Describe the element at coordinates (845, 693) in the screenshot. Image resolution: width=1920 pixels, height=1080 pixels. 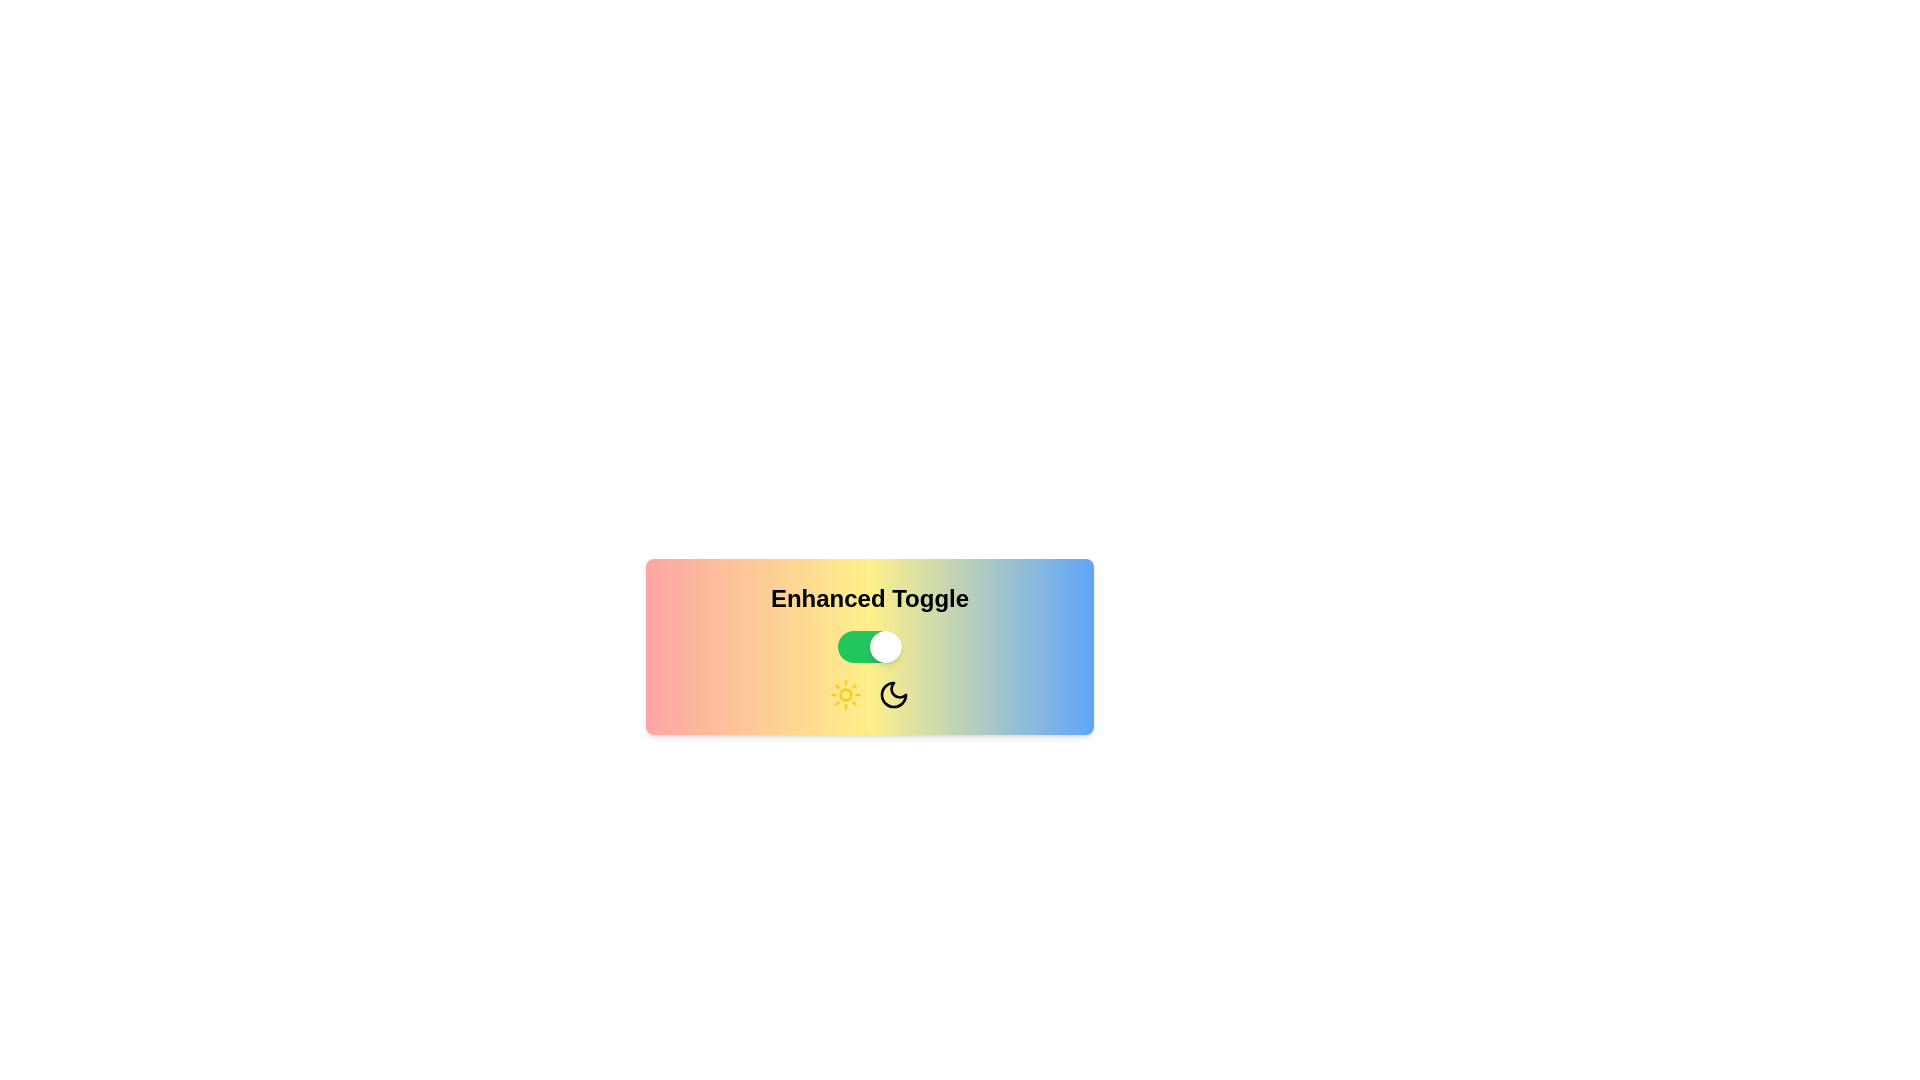
I see `the Sun icon to interact with the active state representation` at that location.